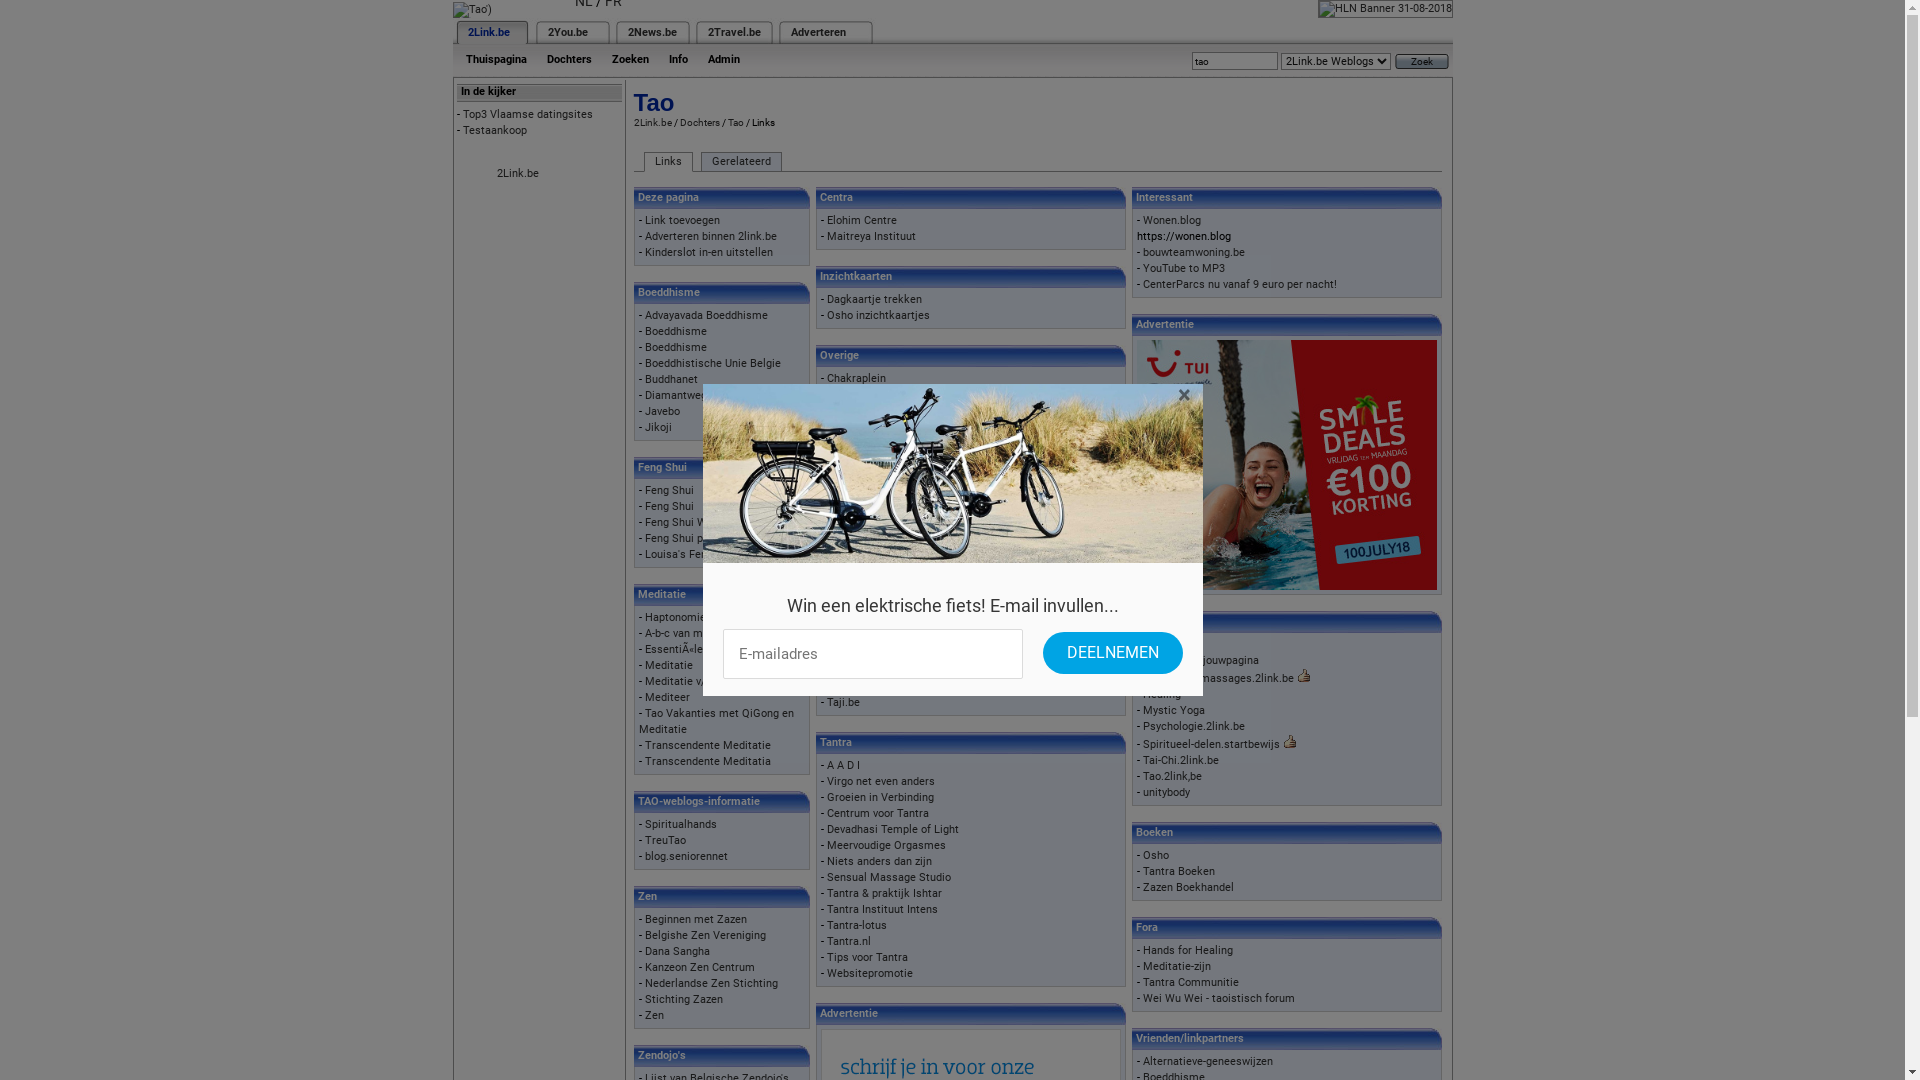 The width and height of the screenshot is (1920, 1080). What do you see at coordinates (661, 410) in the screenshot?
I see `'Javebo'` at bounding box center [661, 410].